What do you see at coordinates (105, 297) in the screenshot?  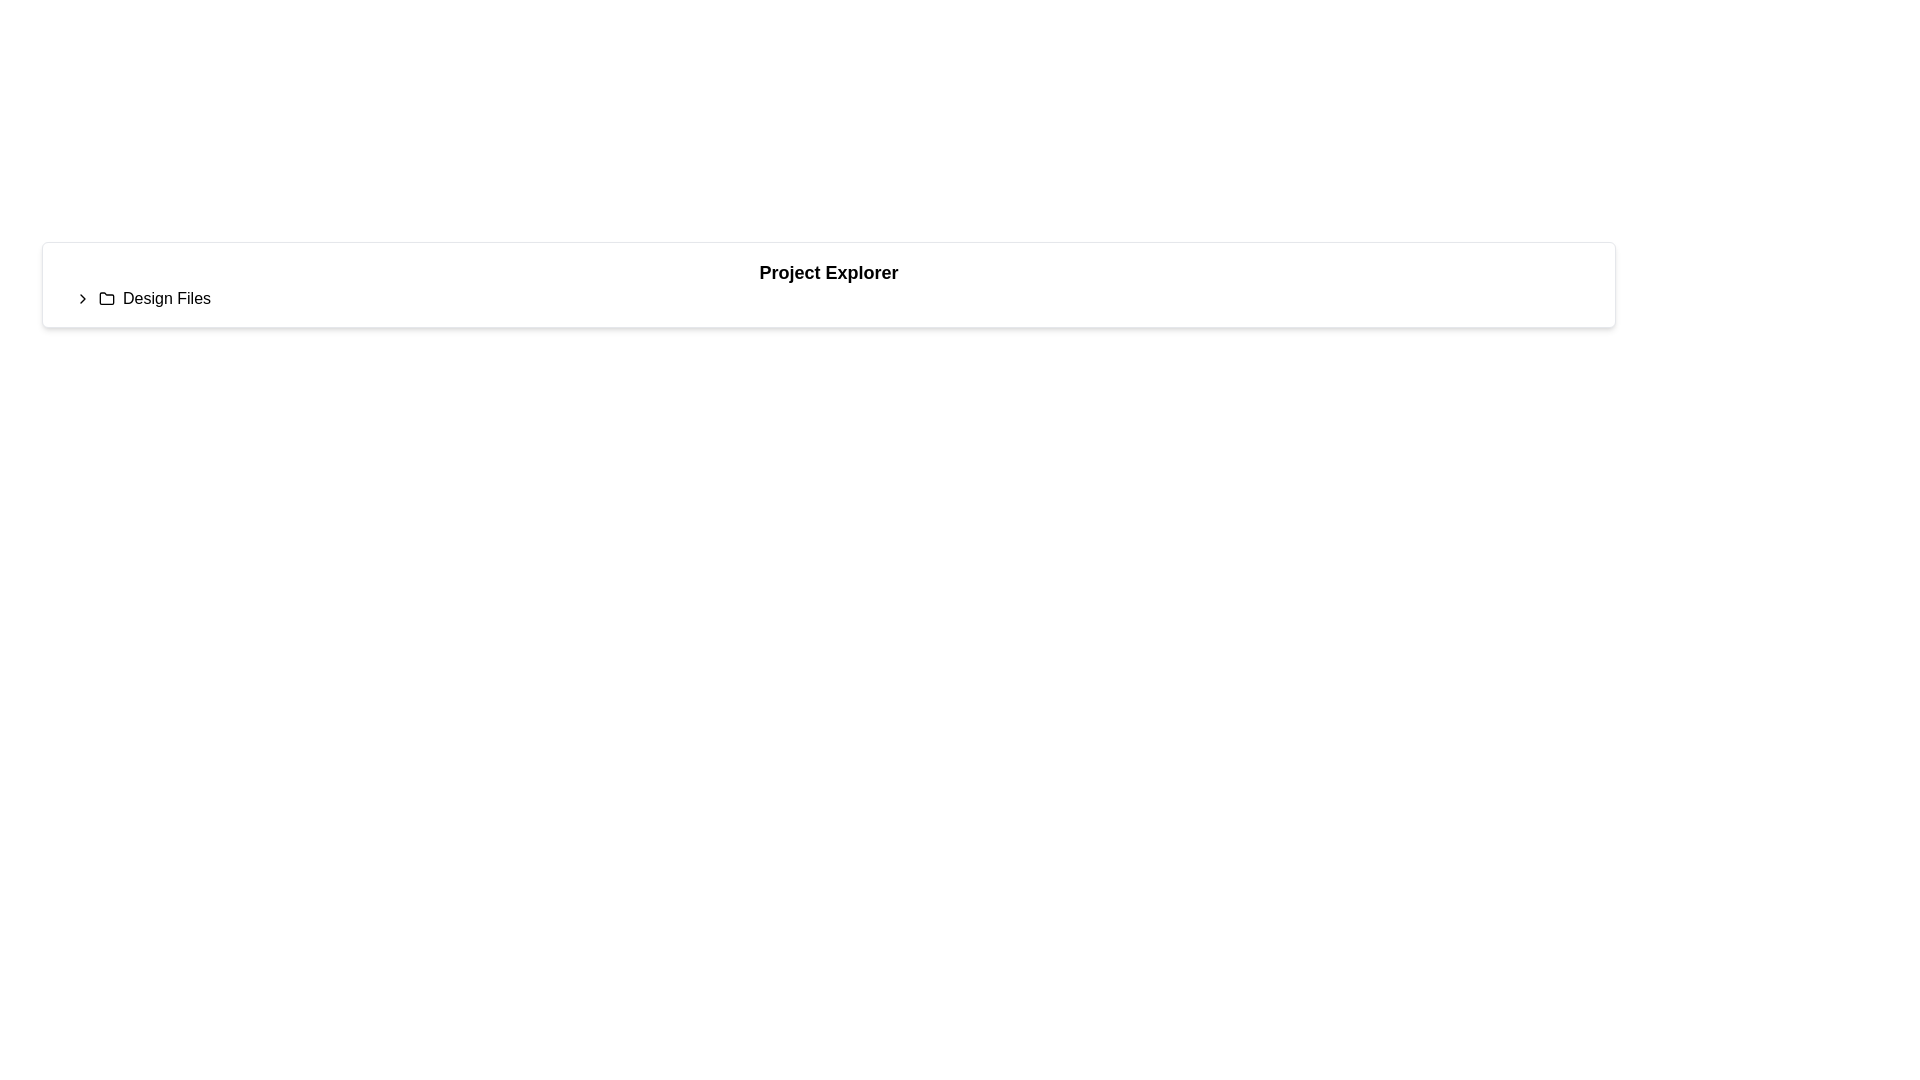 I see `the folder icon, which is styled as an SVG with a rounded outline, located to the left of the 'Design Files' label` at bounding box center [105, 297].